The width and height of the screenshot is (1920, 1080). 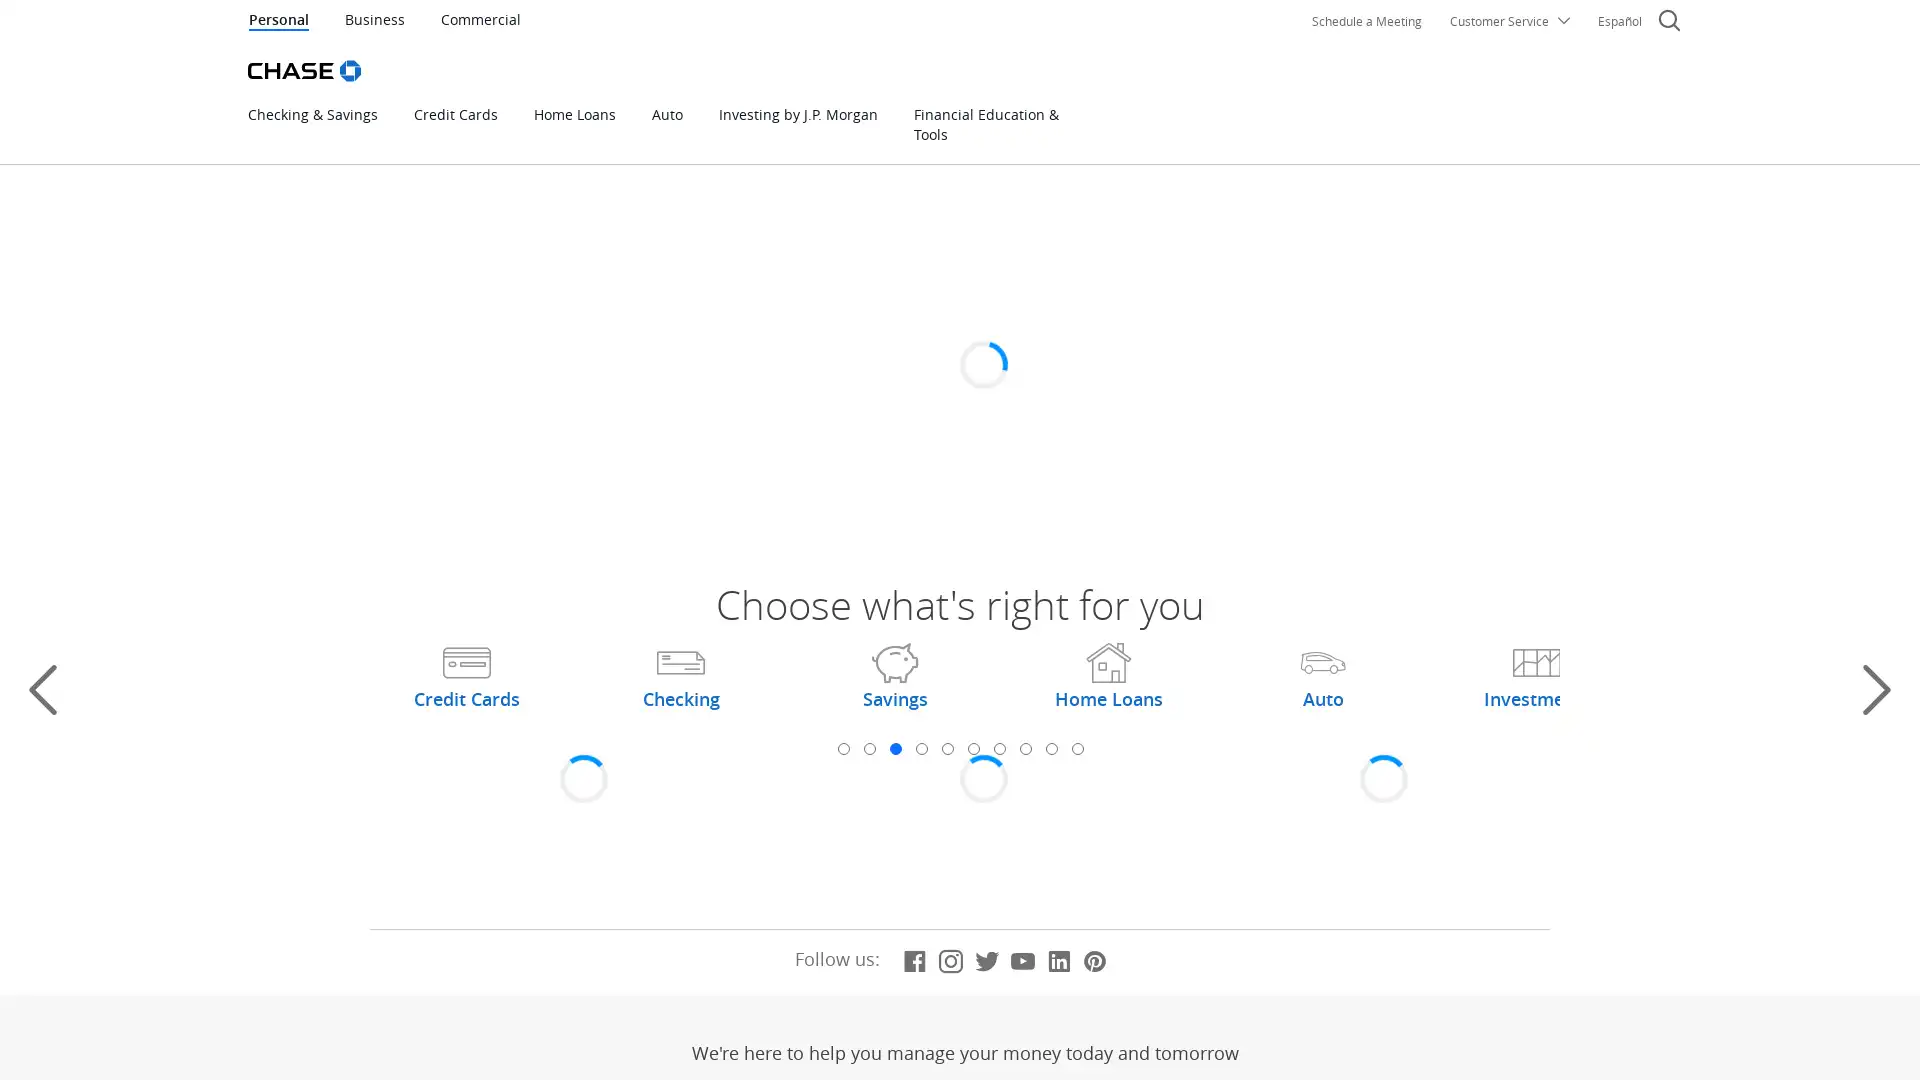 I want to click on Slide 1 of 10, so click(x=843, y=748).